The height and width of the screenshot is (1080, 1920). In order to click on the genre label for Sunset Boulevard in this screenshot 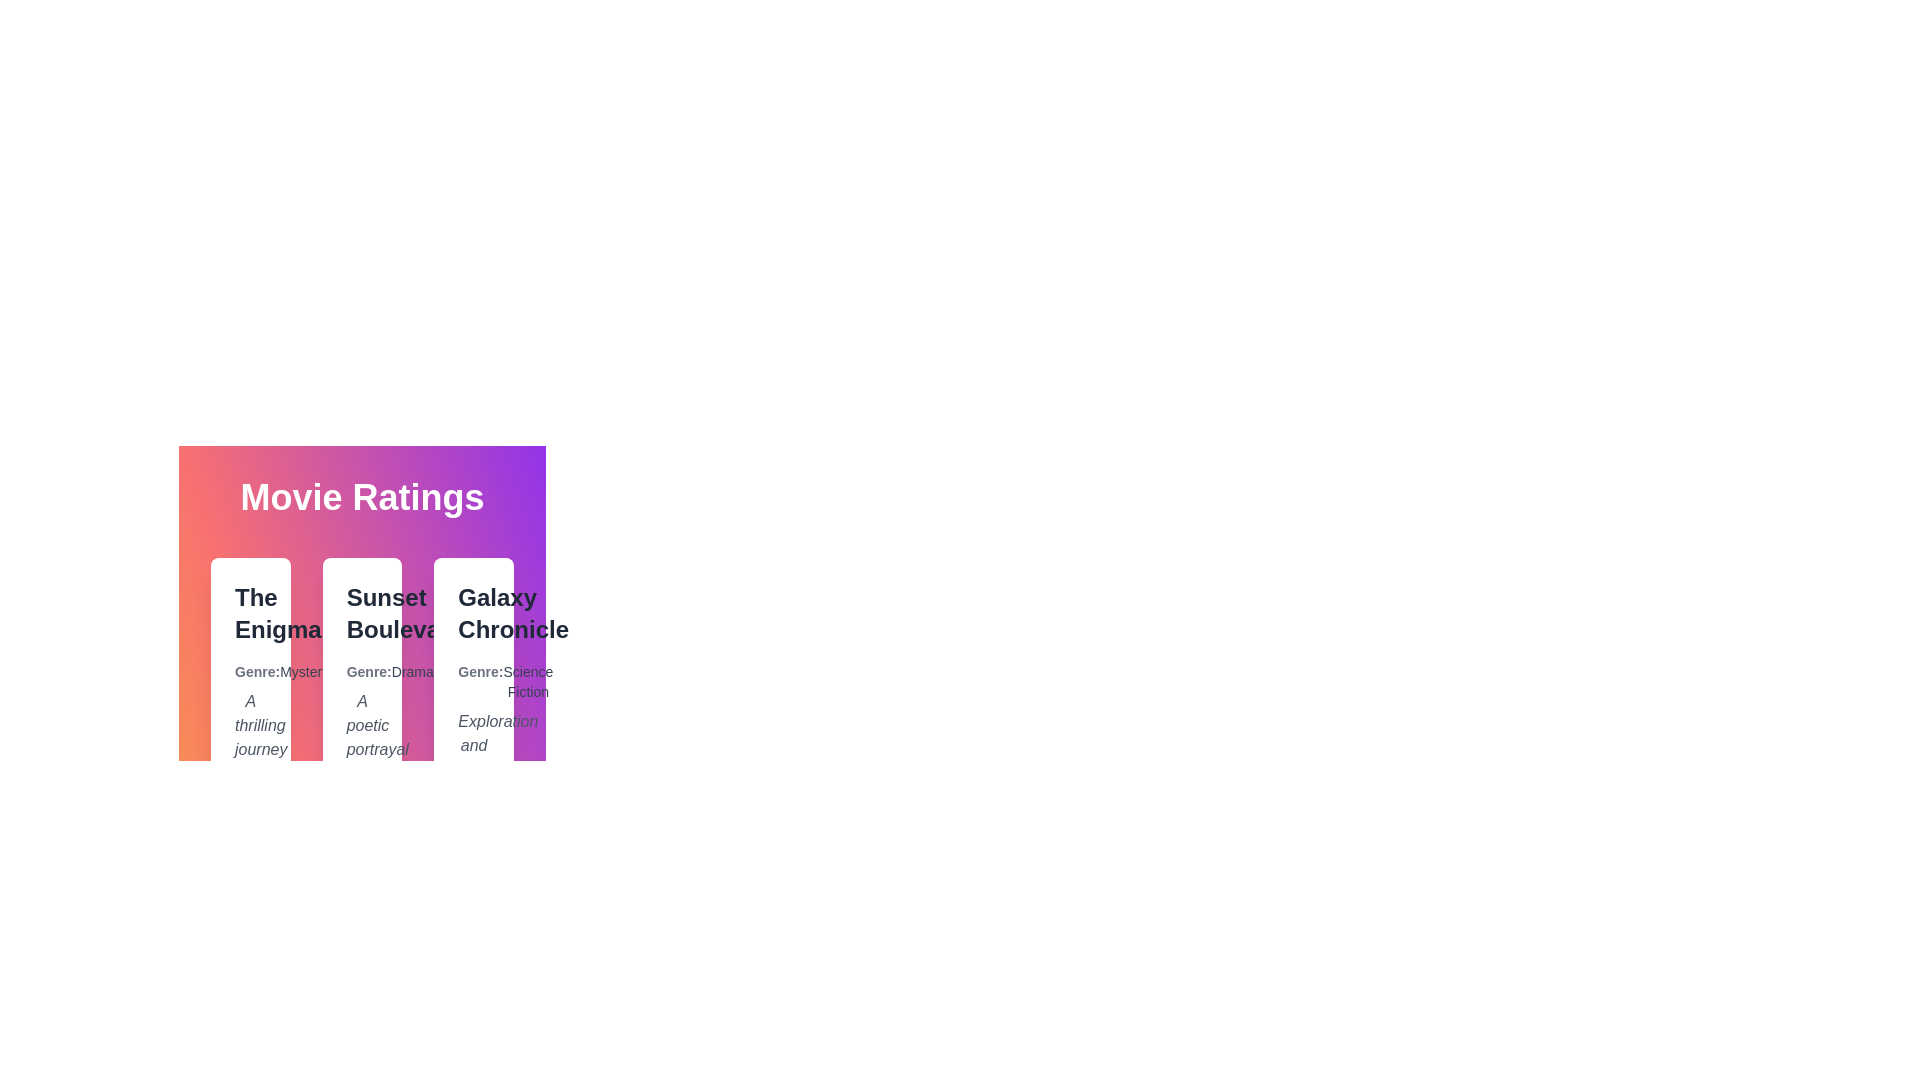, I will do `click(362, 671)`.